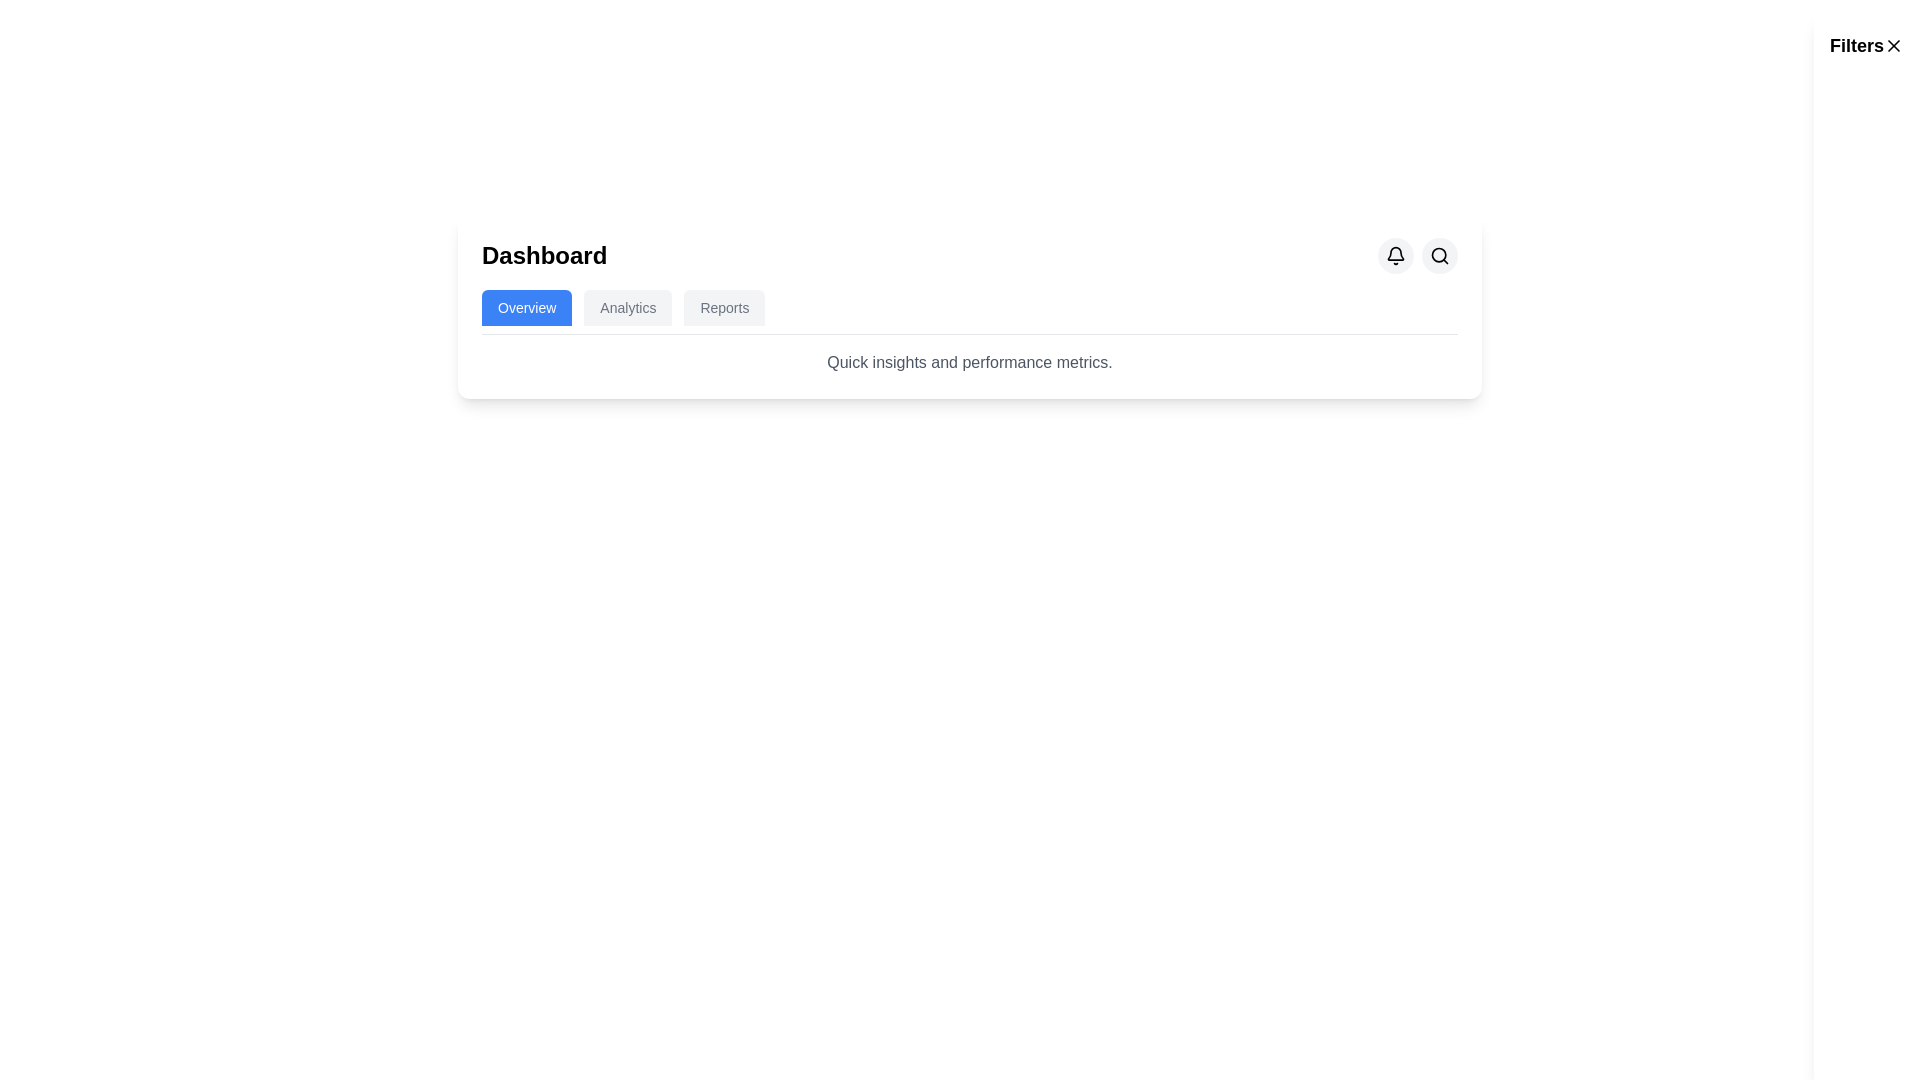 This screenshot has width=1920, height=1080. What do you see at coordinates (544, 254) in the screenshot?
I see `the Text Label that serves as a title or heading indicating the current section or page of the interface, located at the top-left corner of the page` at bounding box center [544, 254].